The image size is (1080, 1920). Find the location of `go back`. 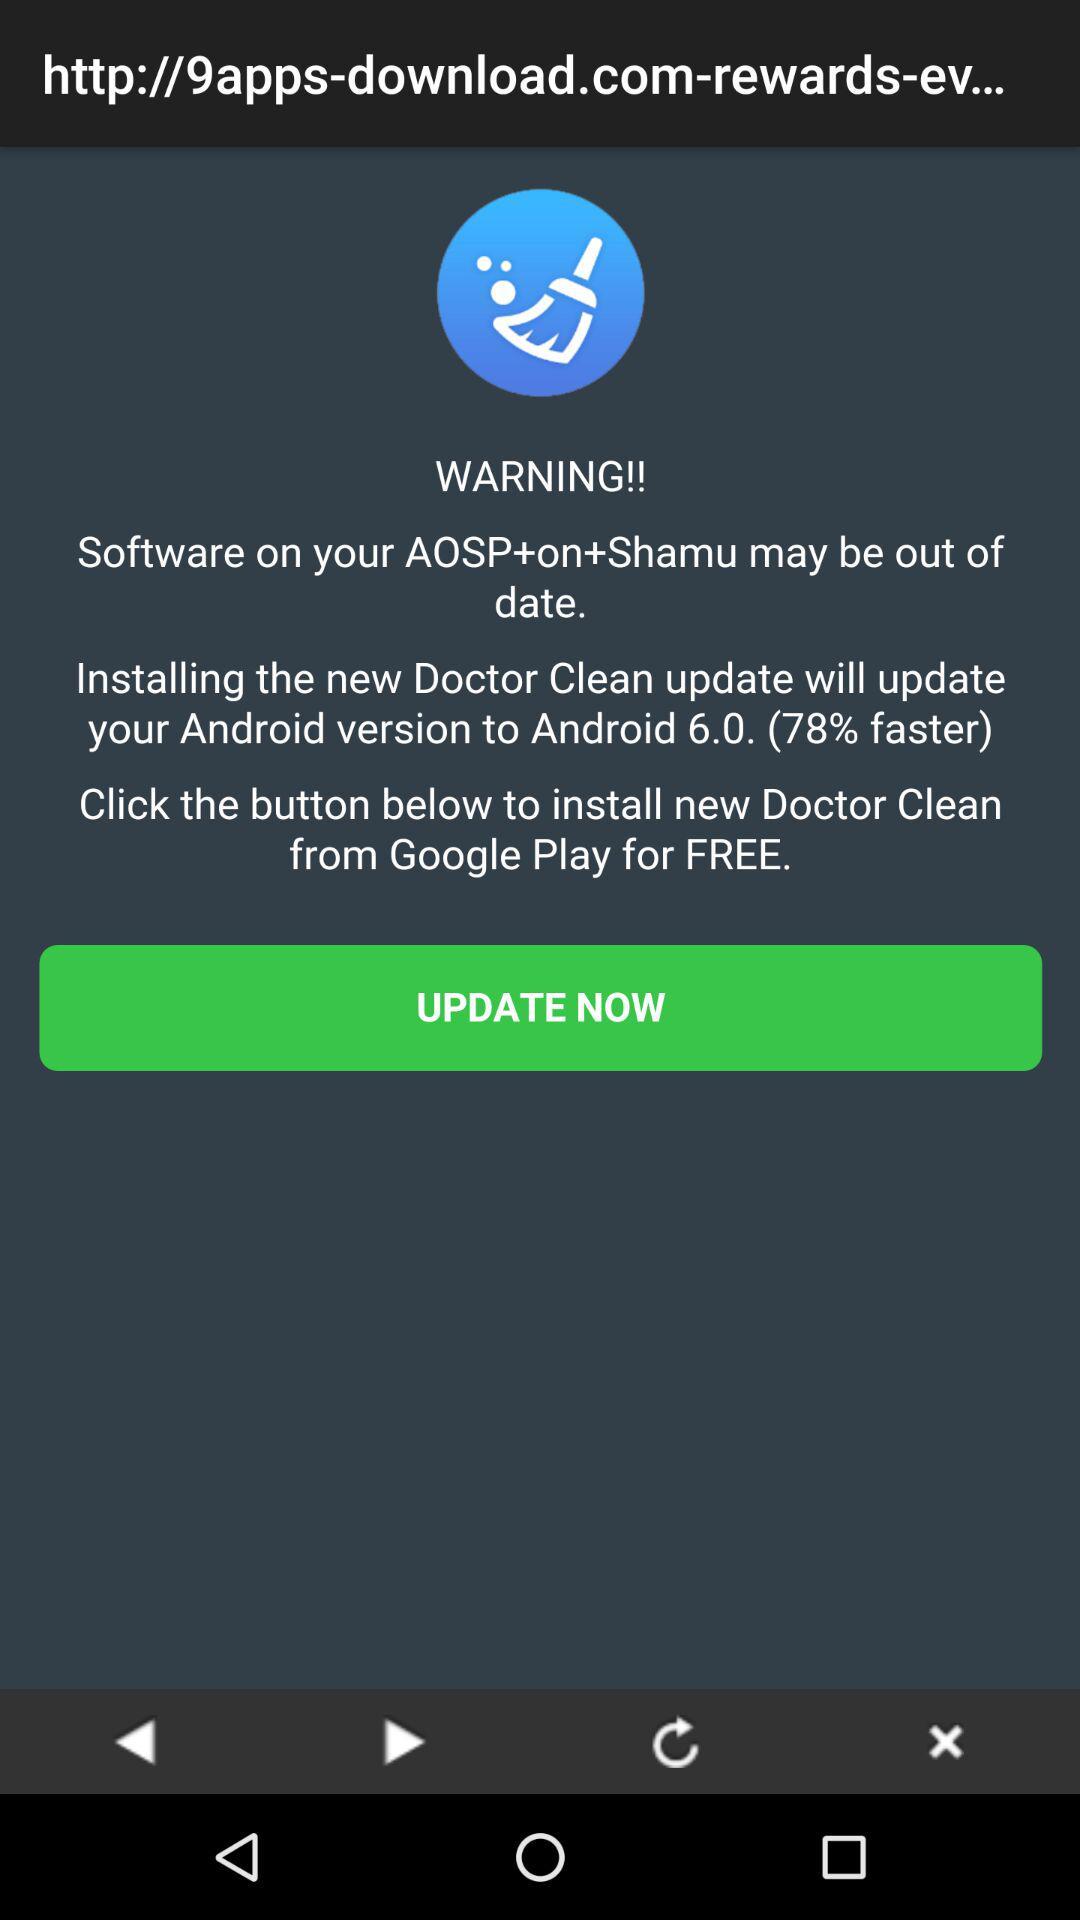

go back is located at coordinates (135, 1740).